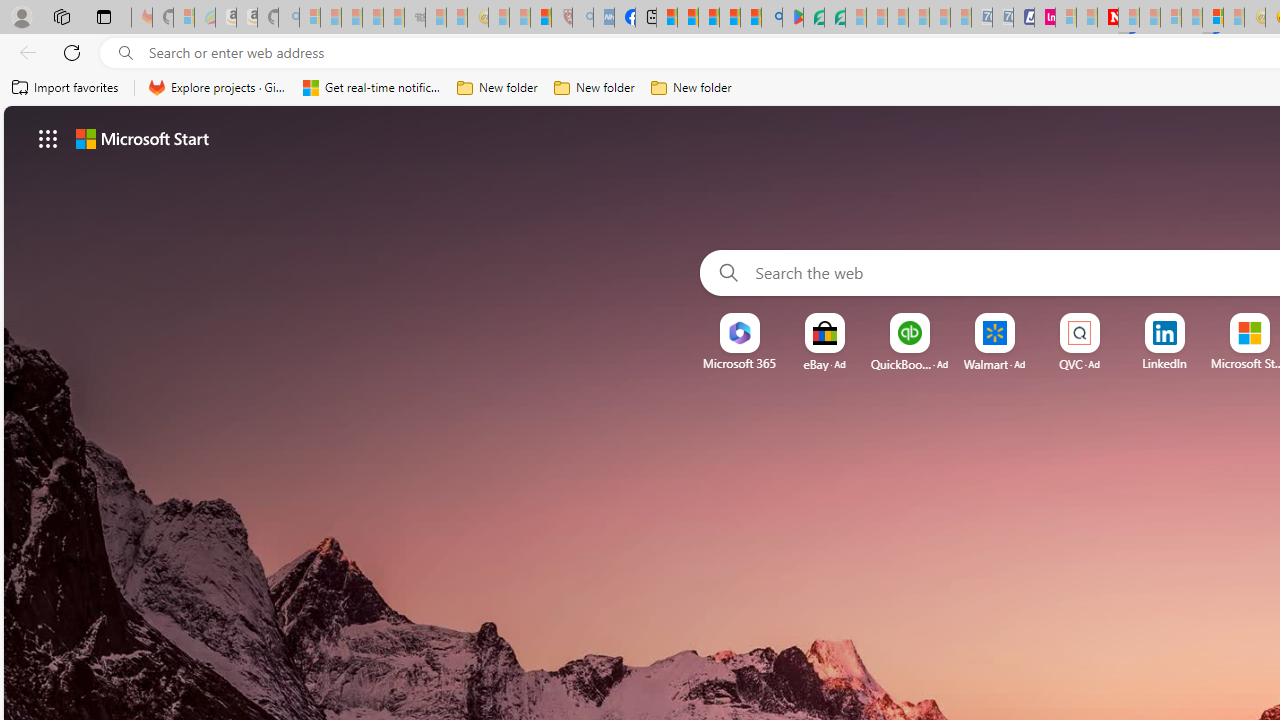  I want to click on '14 Common Myths Debunked By Scientific Facts - Sleeping', so click(1150, 17).